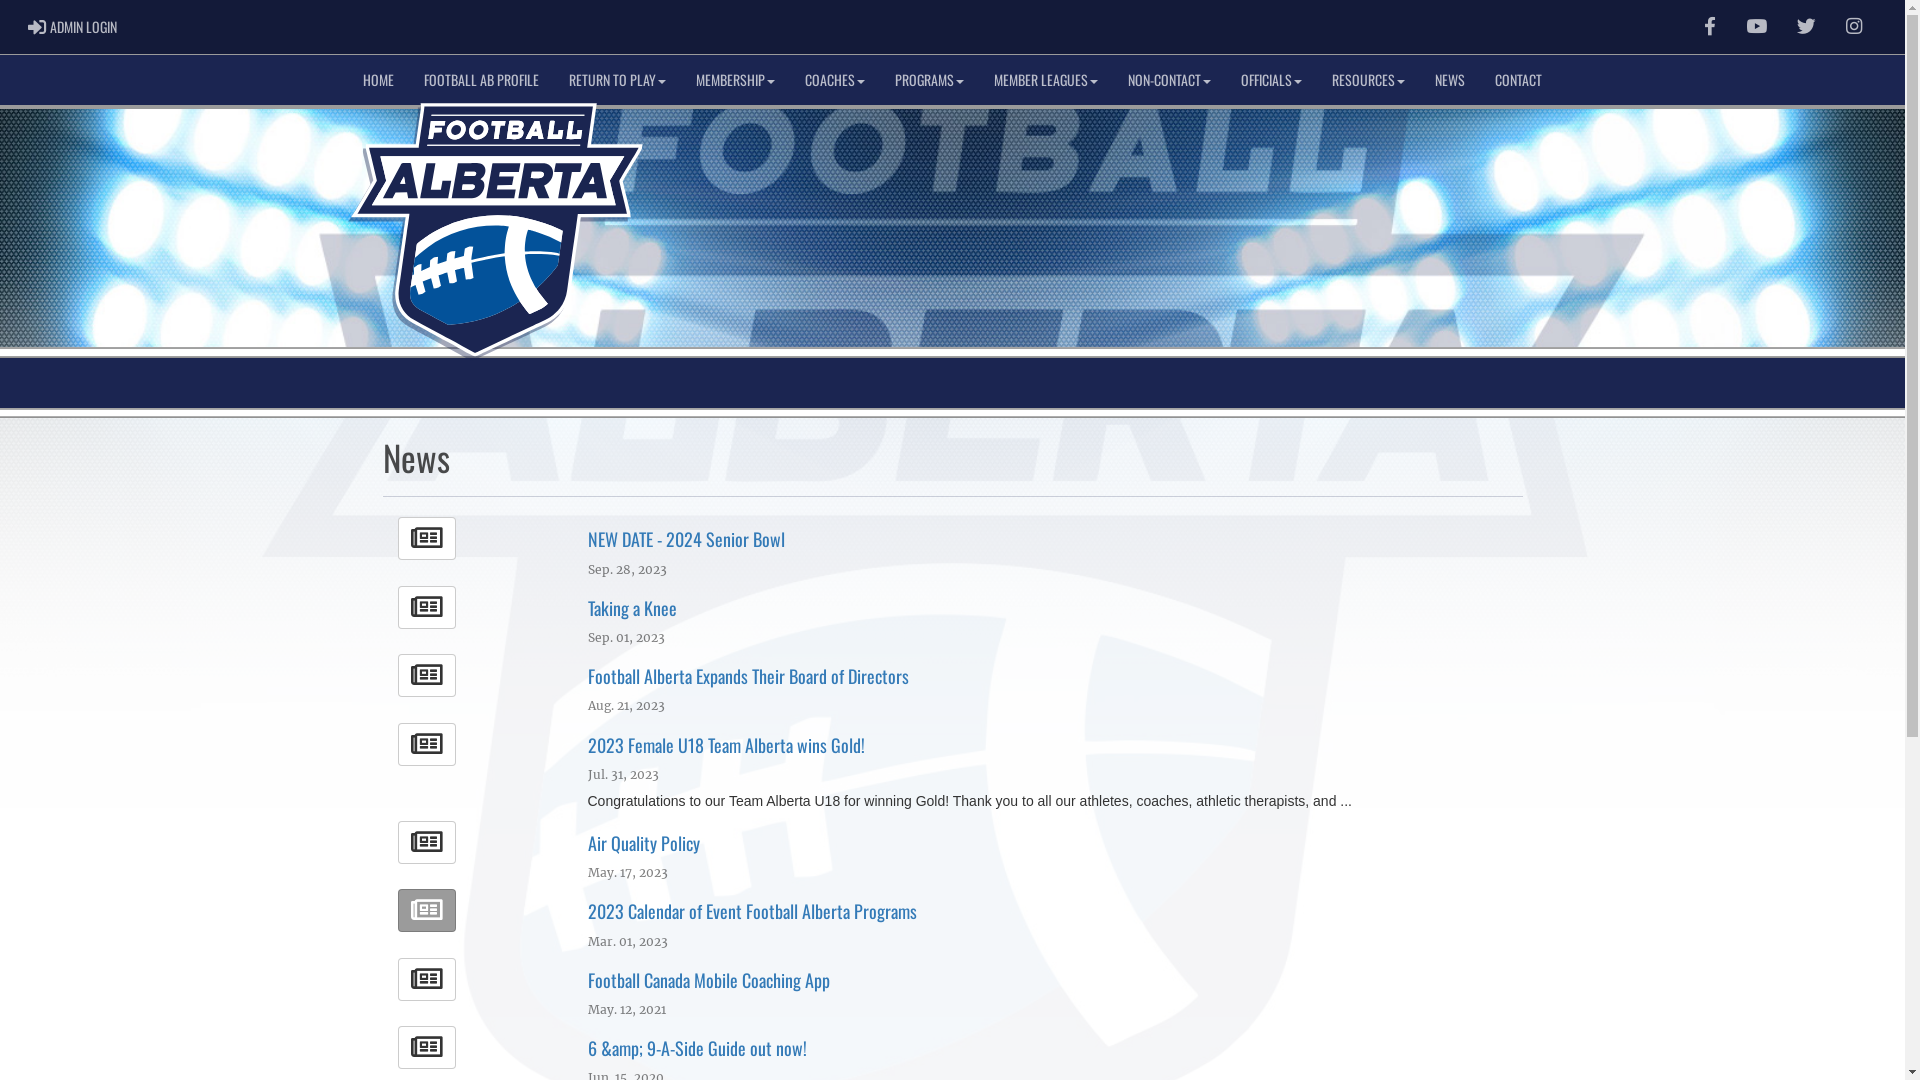 The height and width of the screenshot is (1080, 1920). I want to click on 'watch', so click(1745, 26).